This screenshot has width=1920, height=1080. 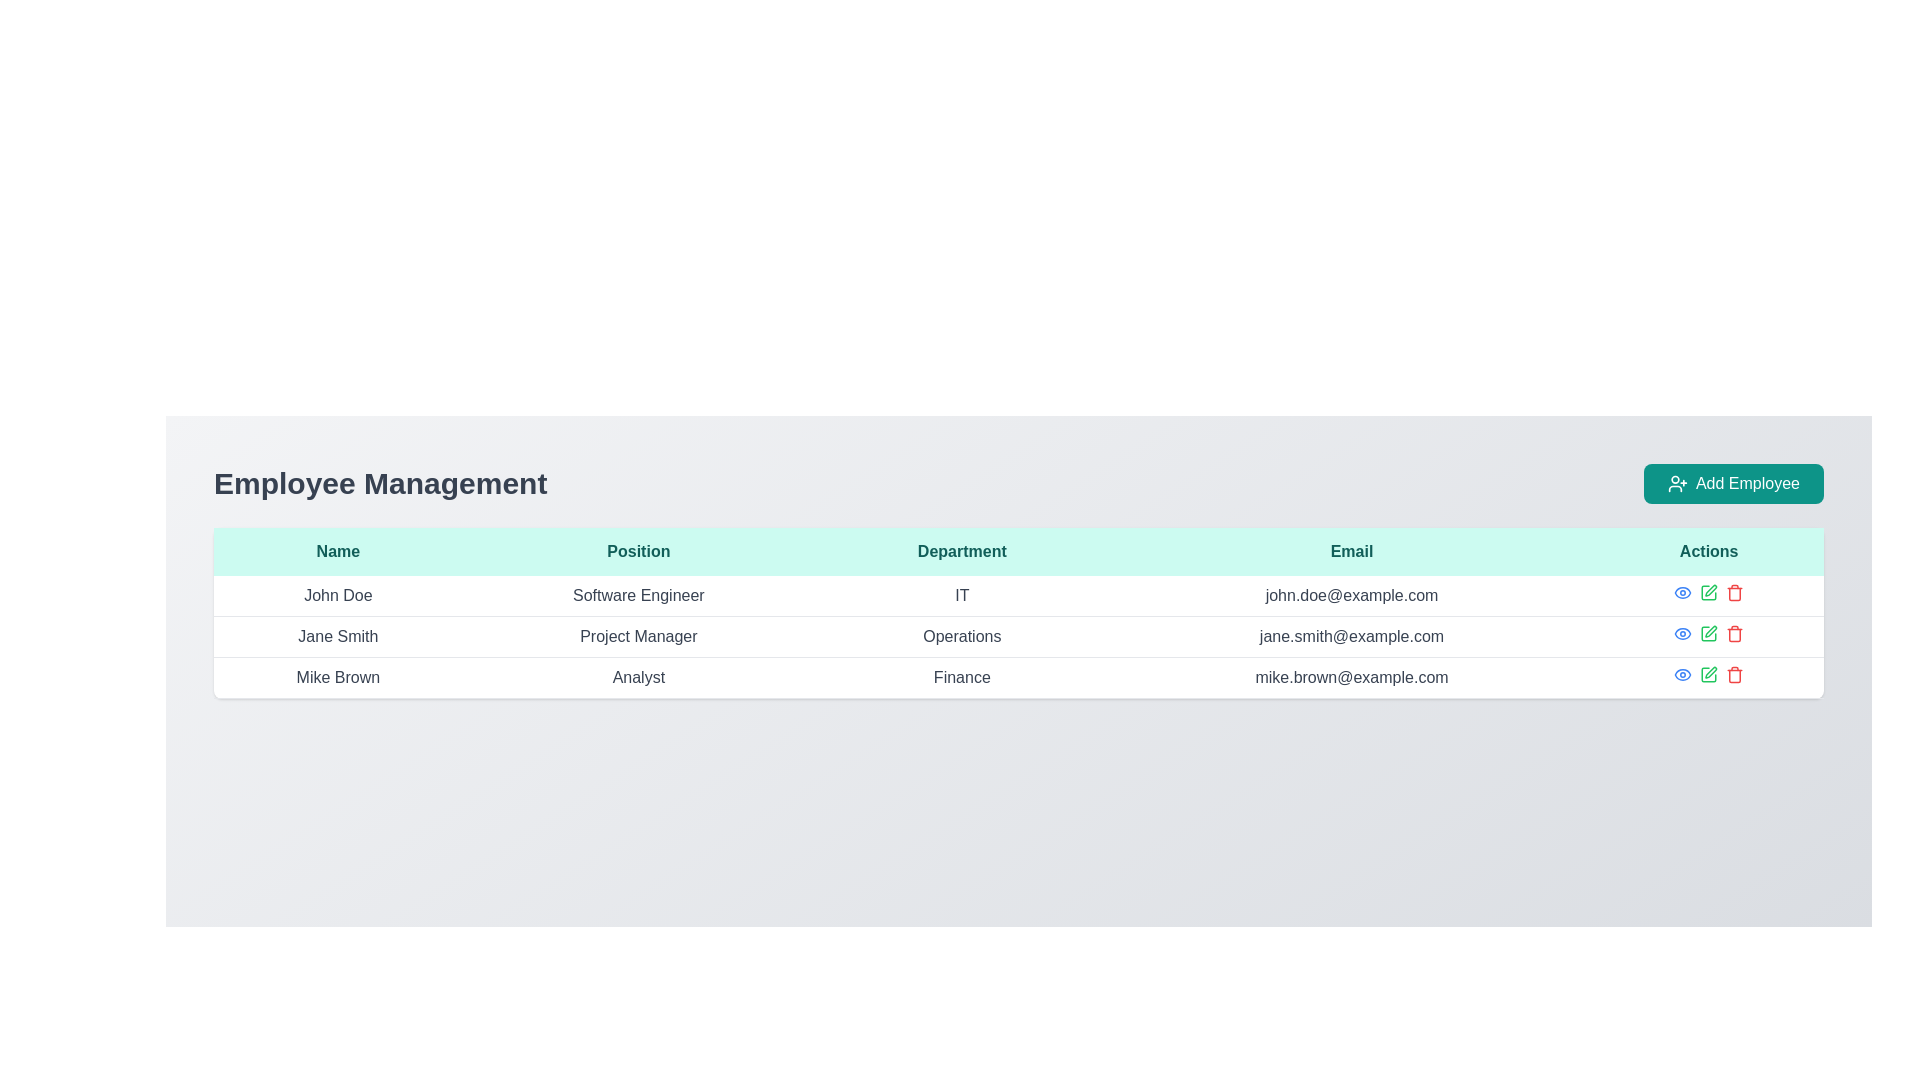 What do you see at coordinates (962, 636) in the screenshot?
I see `text label displaying 'Operations' located in the third column of the table row representing employee 'Jane Smith'` at bounding box center [962, 636].